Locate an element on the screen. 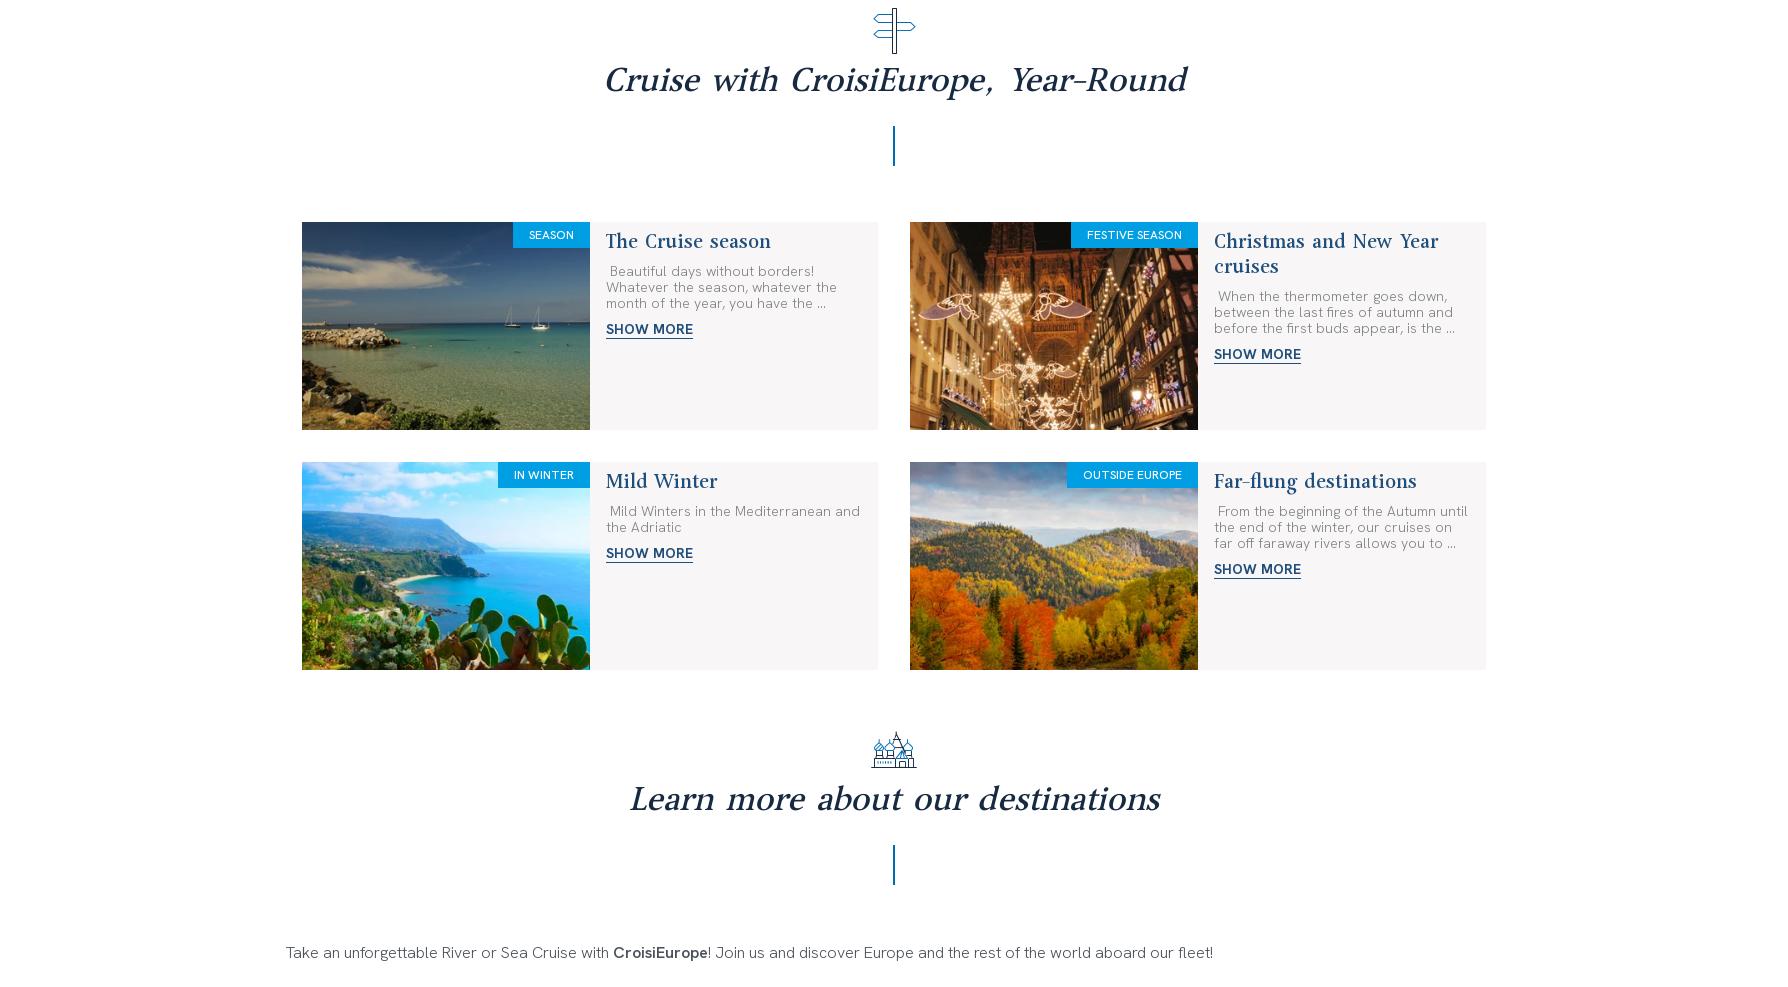 The width and height of the screenshot is (1788, 987). 'Refuse' is located at coordinates (1192, 972).